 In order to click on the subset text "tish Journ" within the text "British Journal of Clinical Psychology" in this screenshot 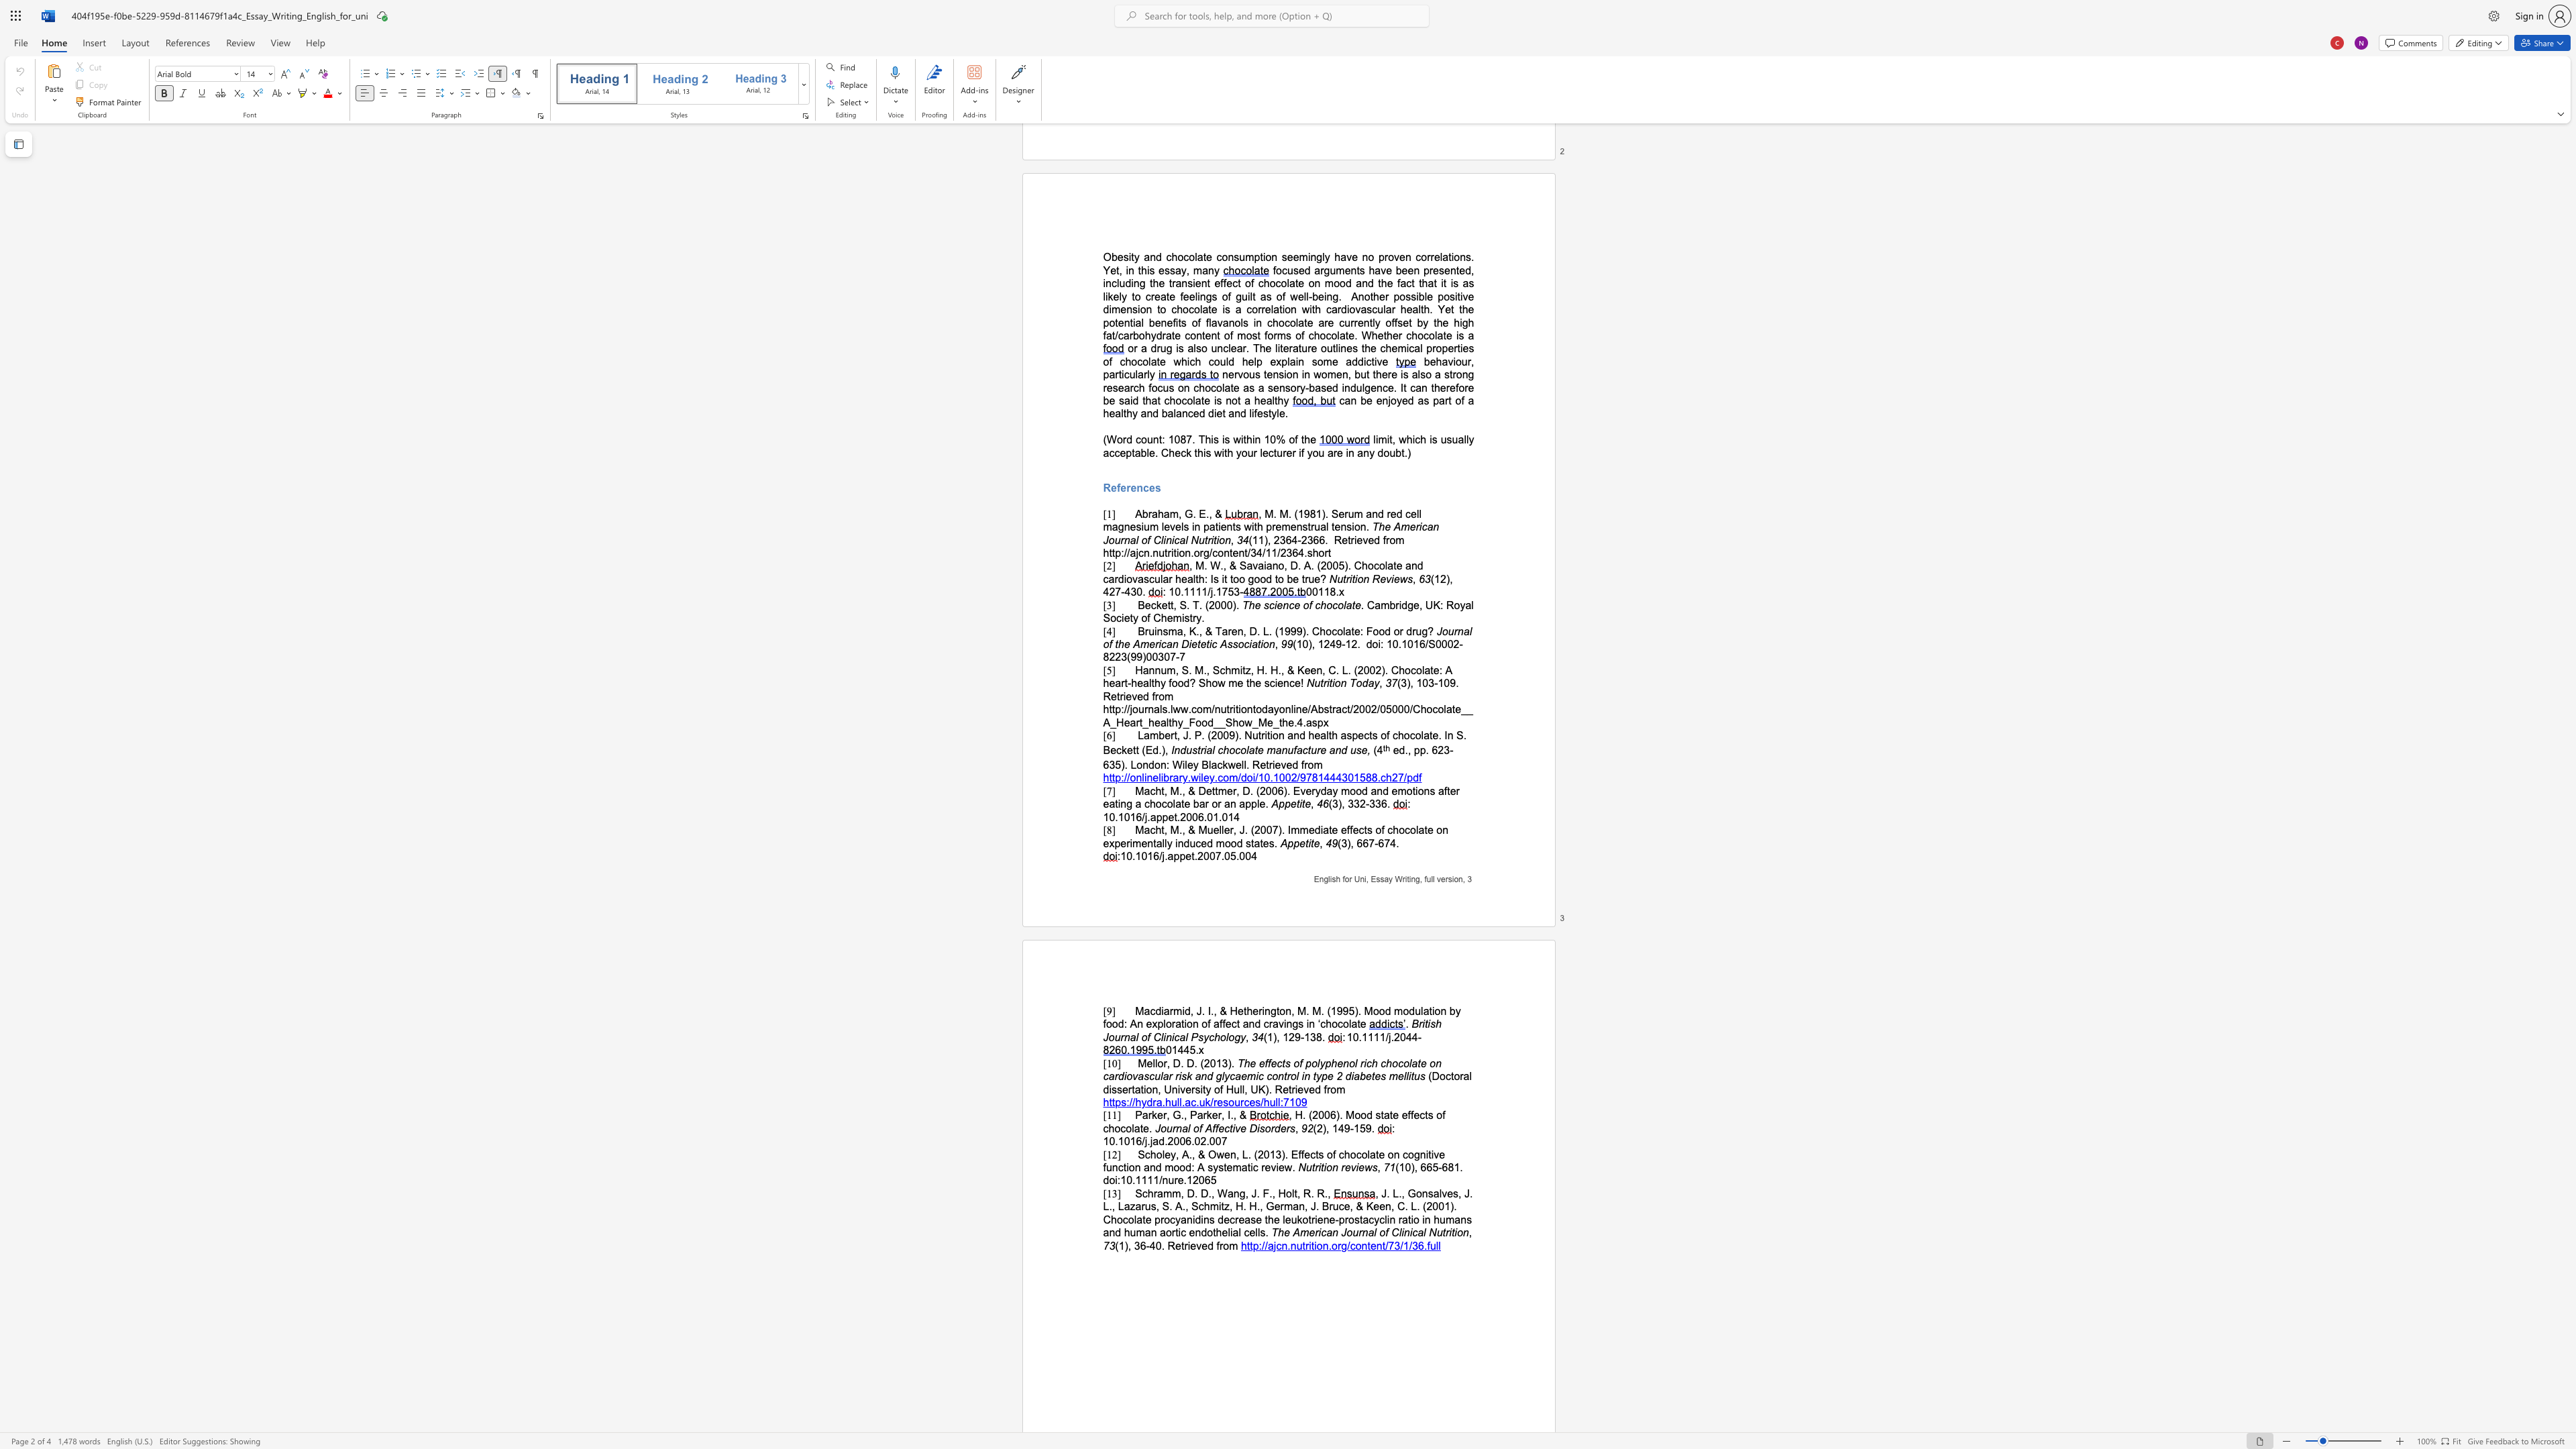, I will do `click(1424, 1023)`.